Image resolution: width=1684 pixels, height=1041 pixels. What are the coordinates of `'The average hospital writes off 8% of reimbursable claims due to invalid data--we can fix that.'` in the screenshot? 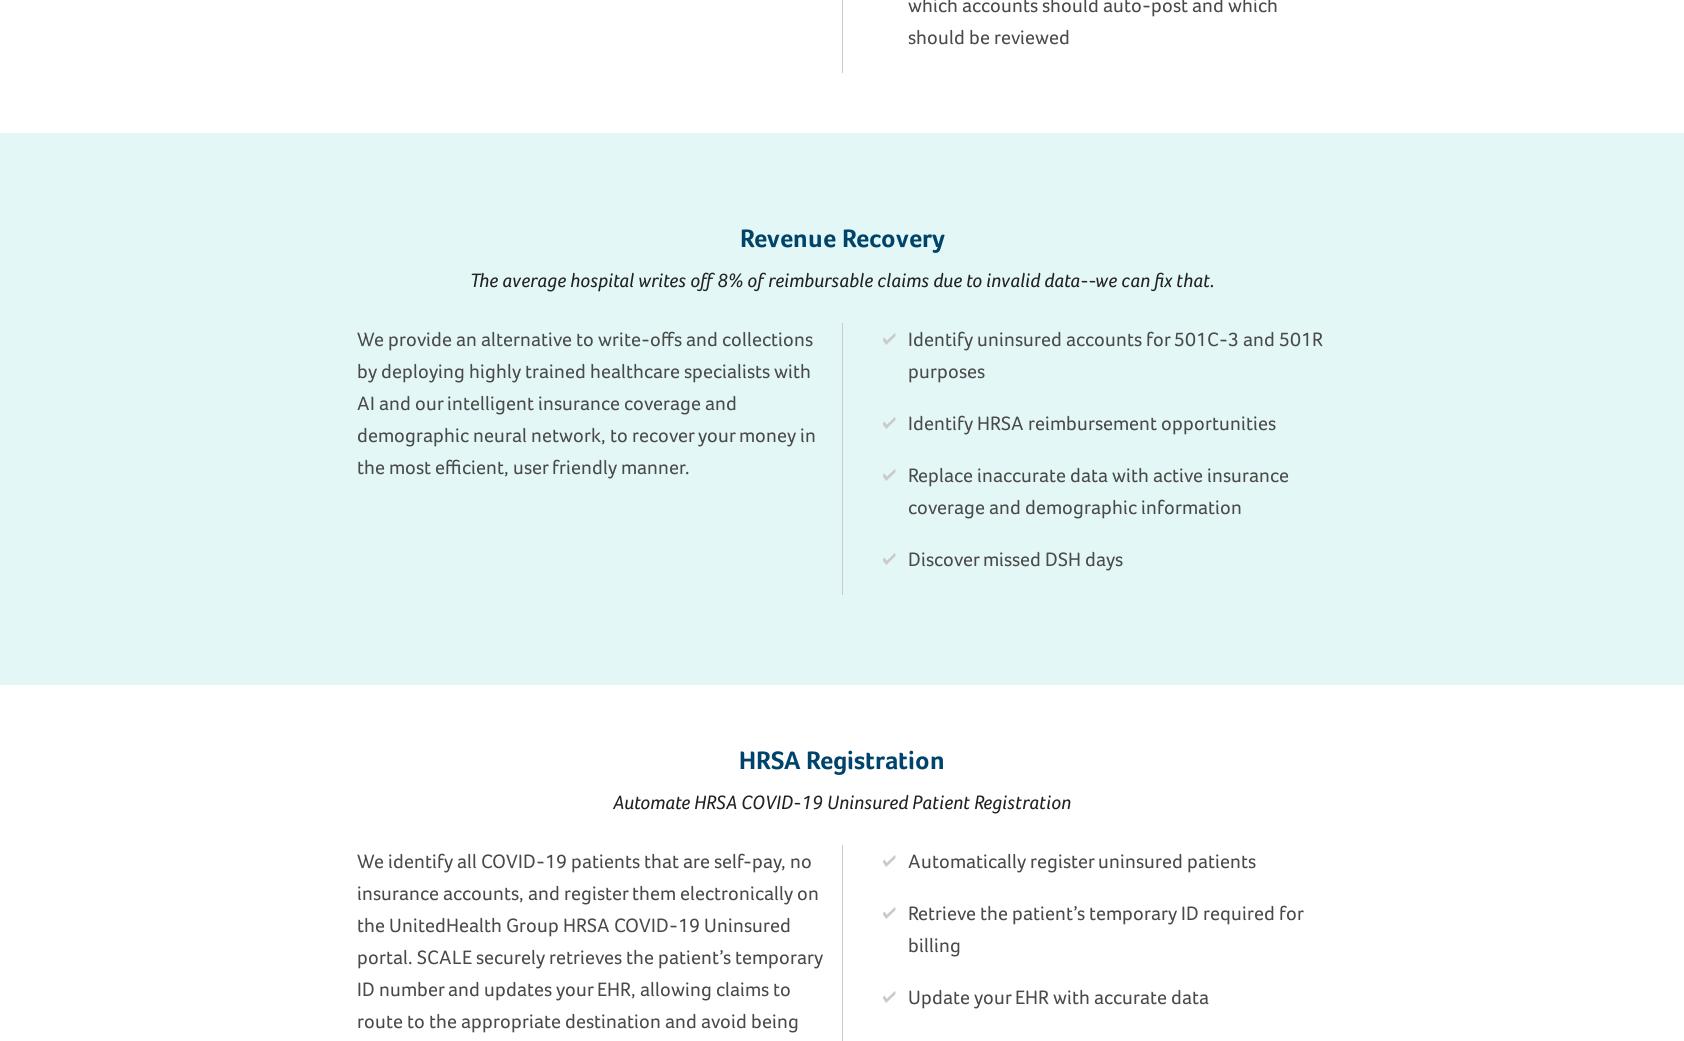 It's located at (842, 278).